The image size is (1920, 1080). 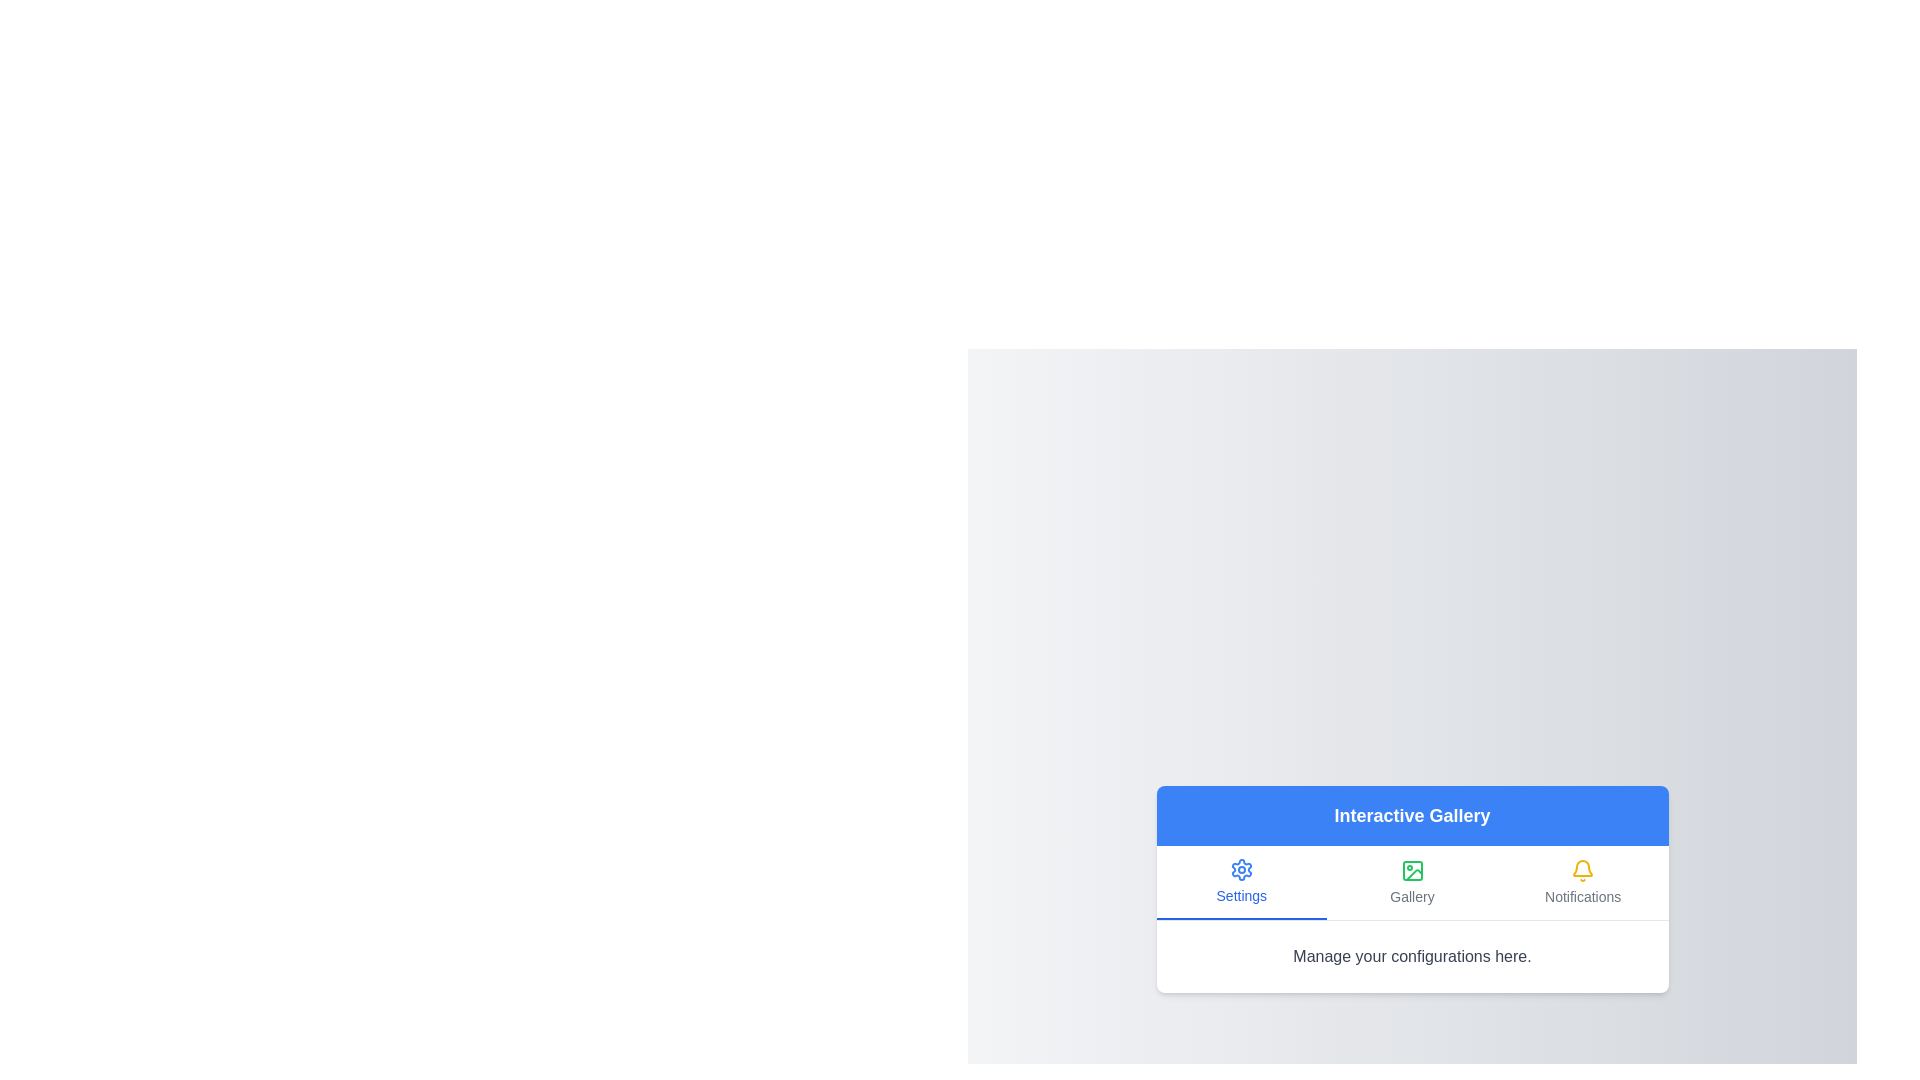 What do you see at coordinates (1240, 881) in the screenshot?
I see `the tab labeled Settings` at bounding box center [1240, 881].